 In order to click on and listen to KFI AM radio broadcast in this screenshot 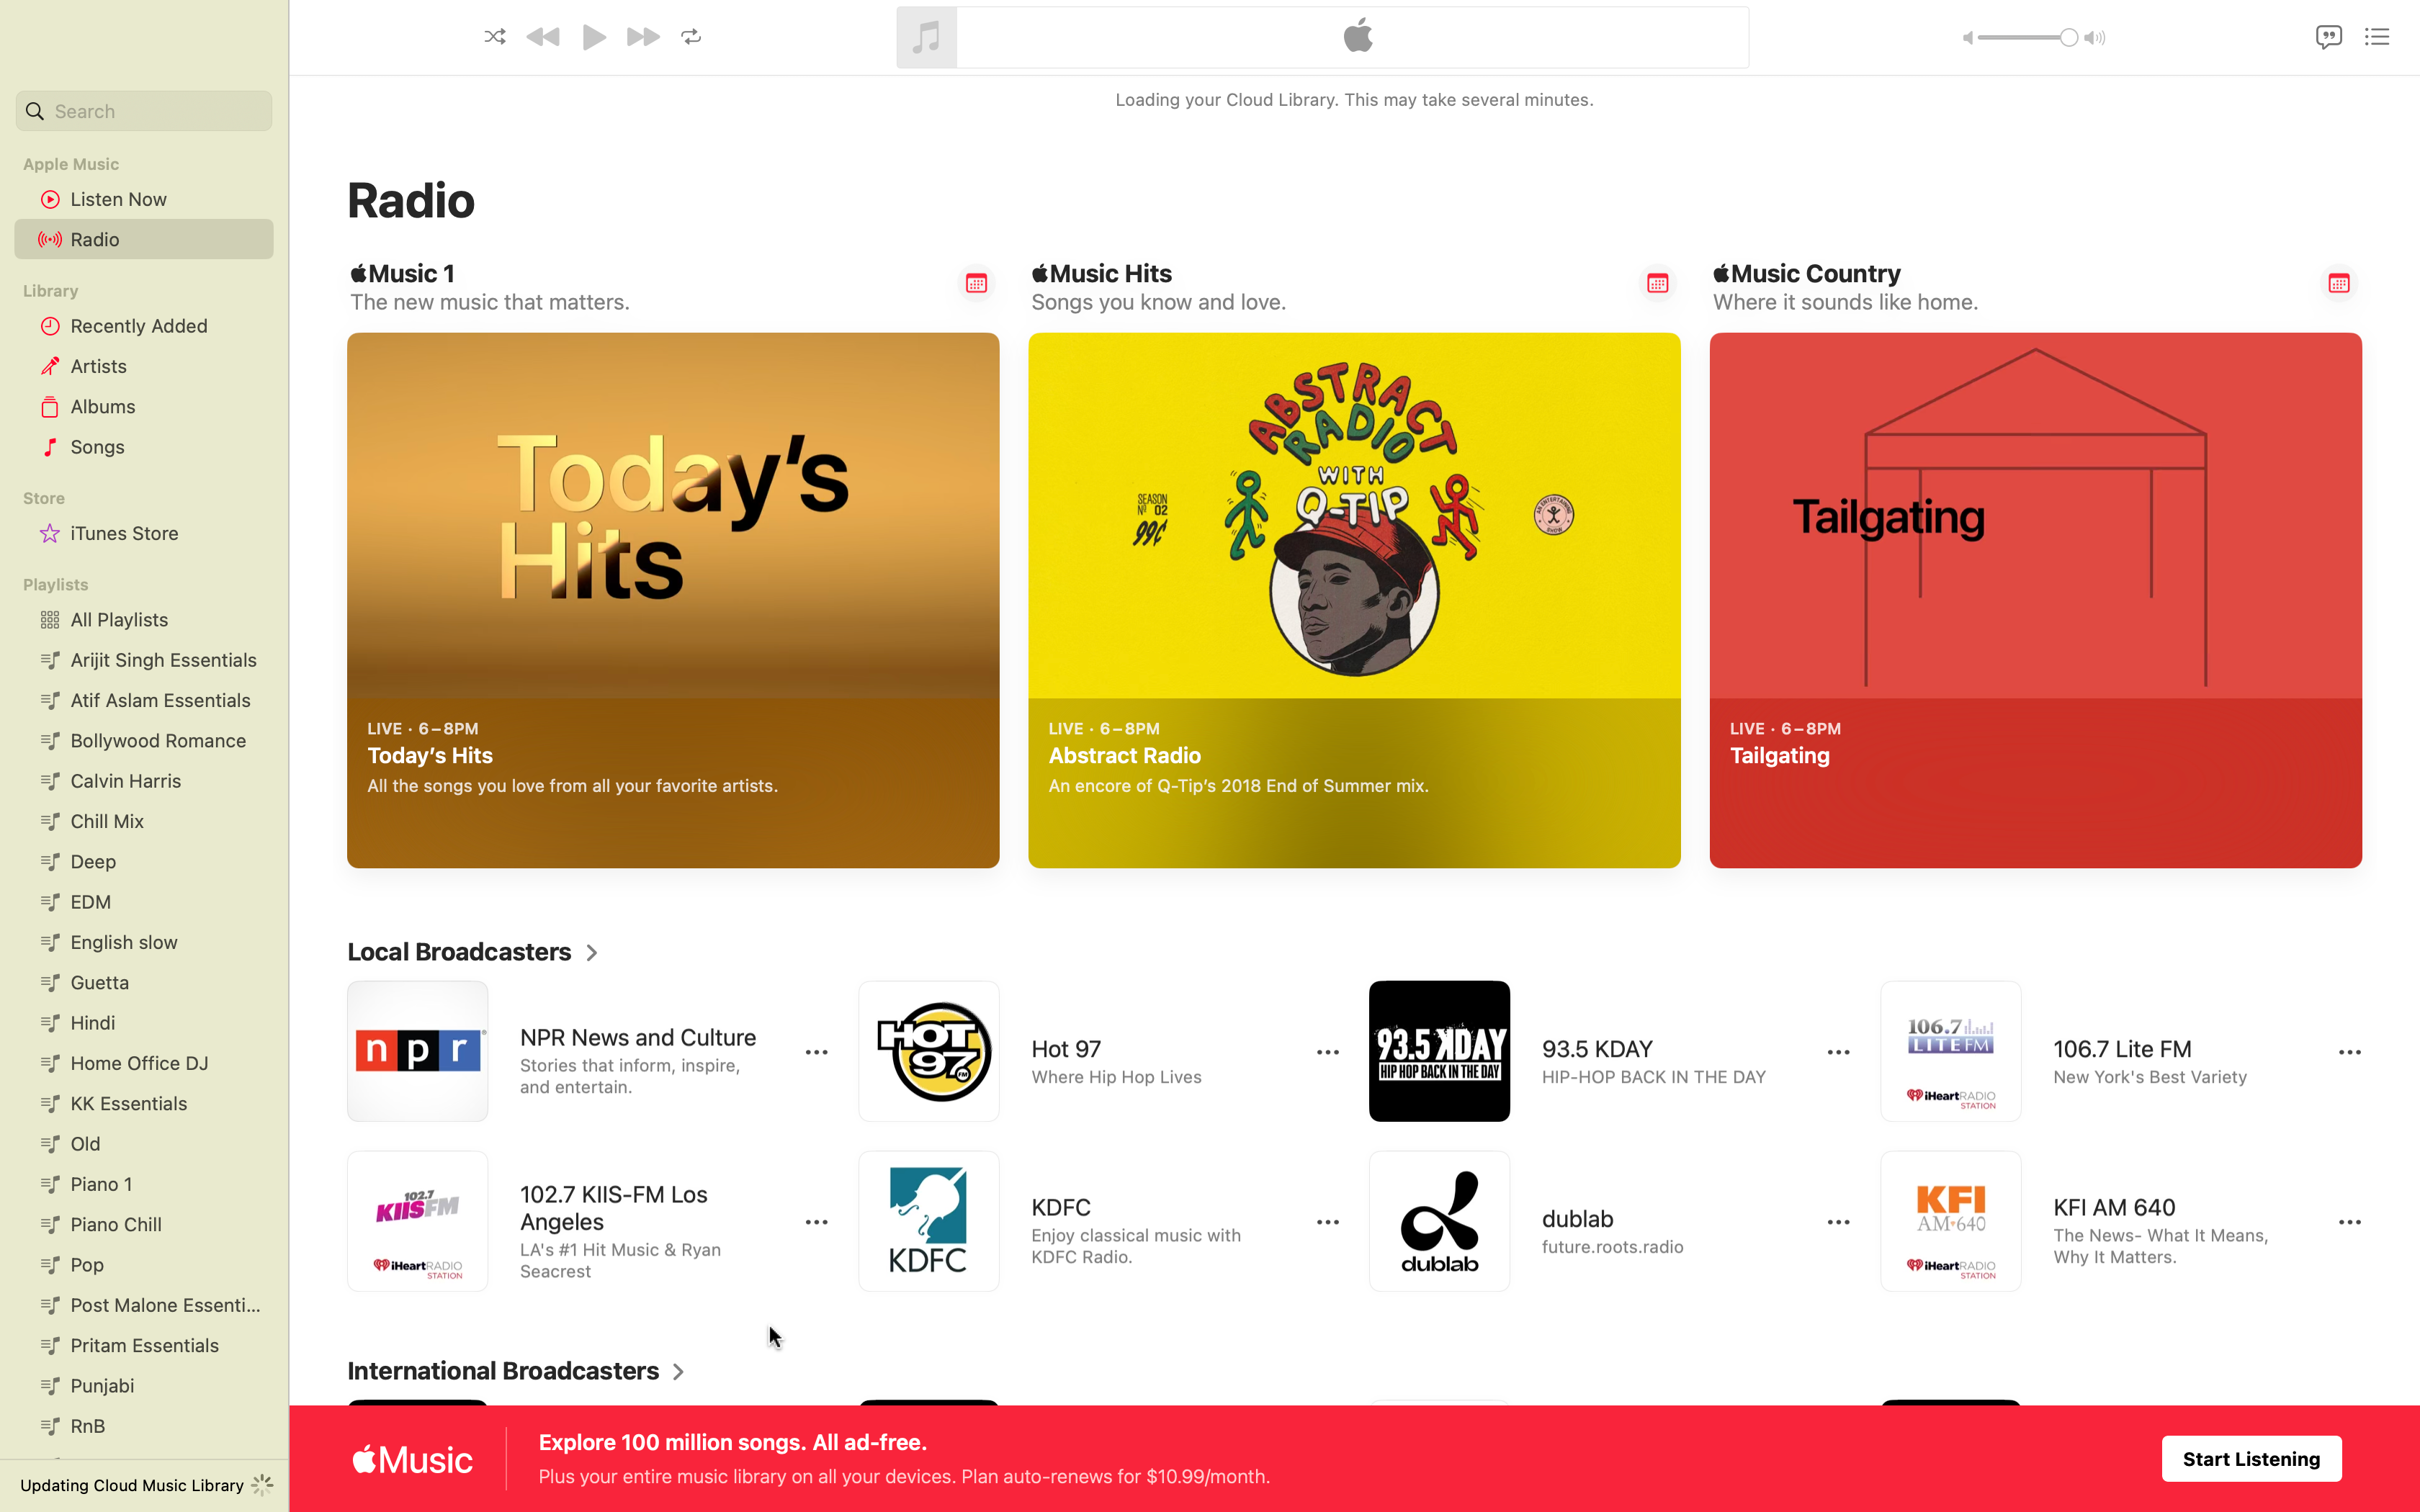, I will do `click(2102, 1223)`.